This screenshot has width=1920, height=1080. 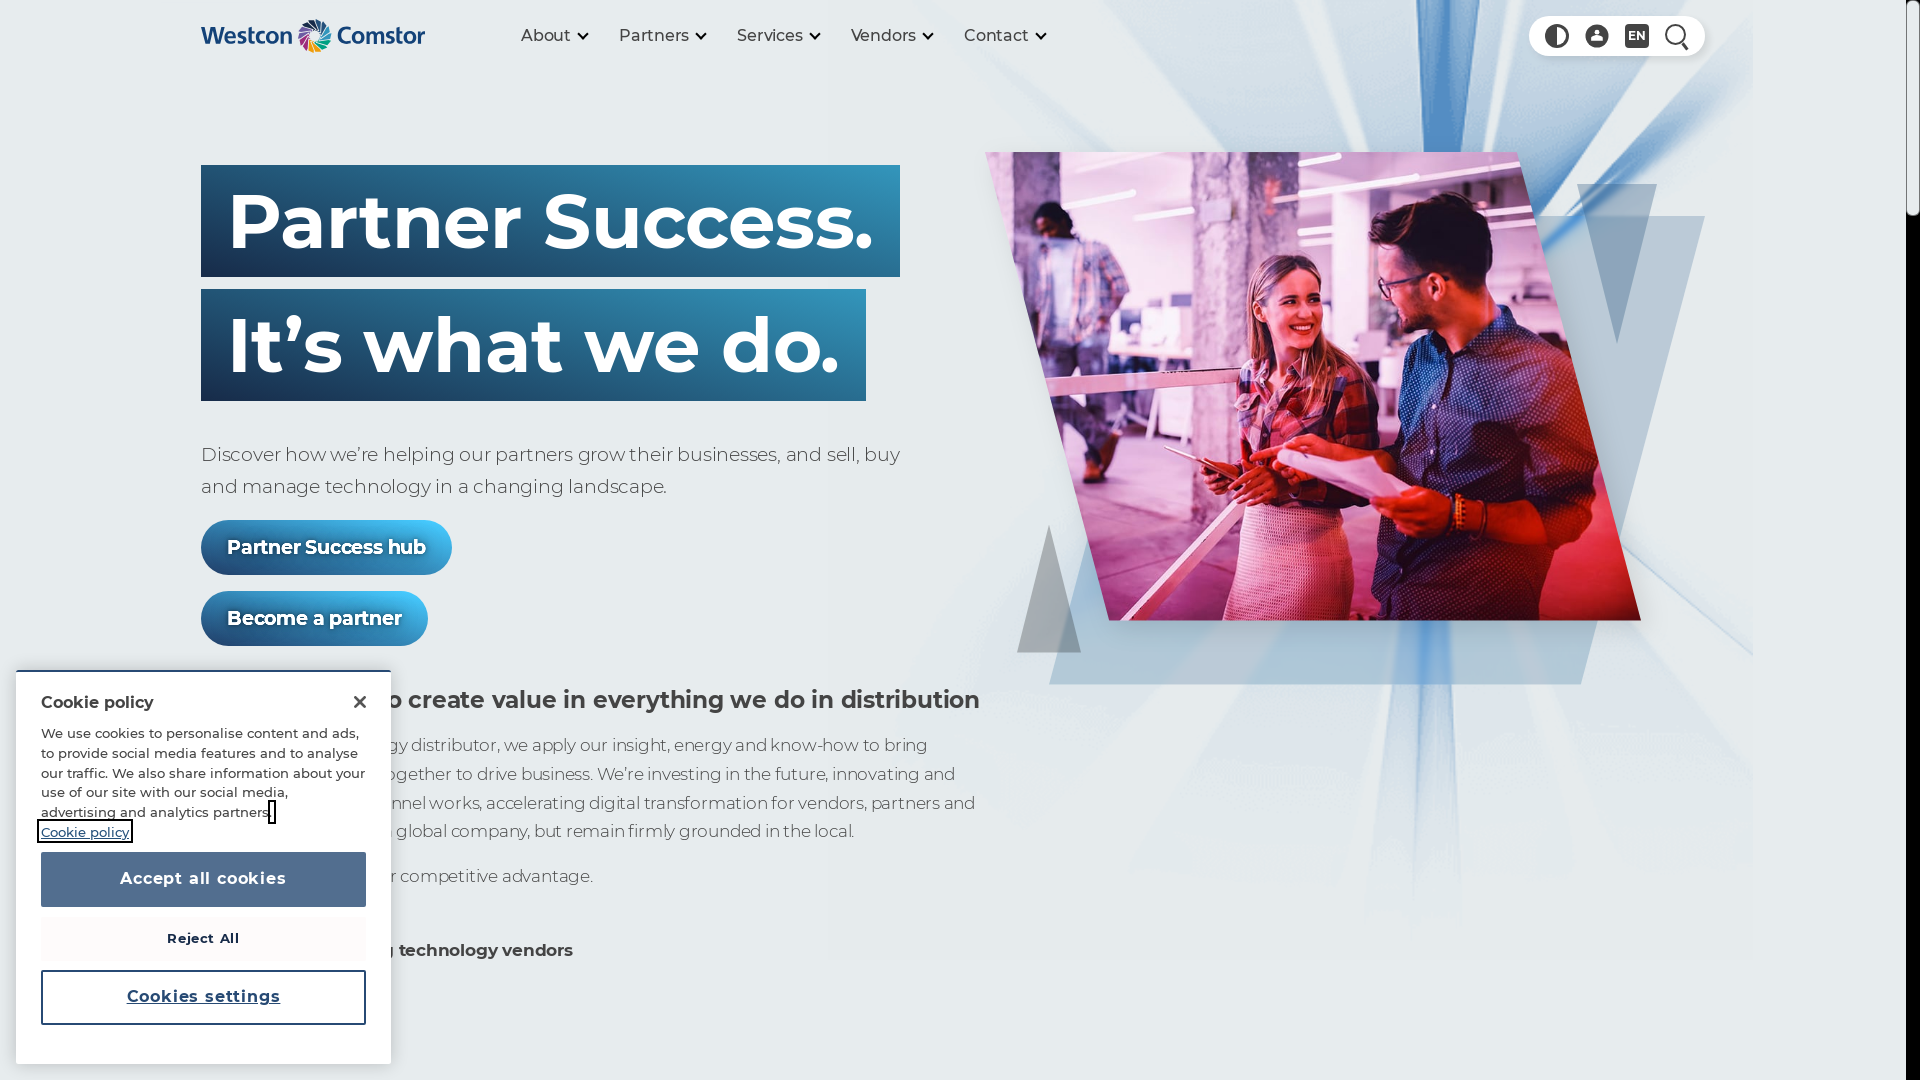 What do you see at coordinates (313, 617) in the screenshot?
I see `'Become a partner'` at bounding box center [313, 617].